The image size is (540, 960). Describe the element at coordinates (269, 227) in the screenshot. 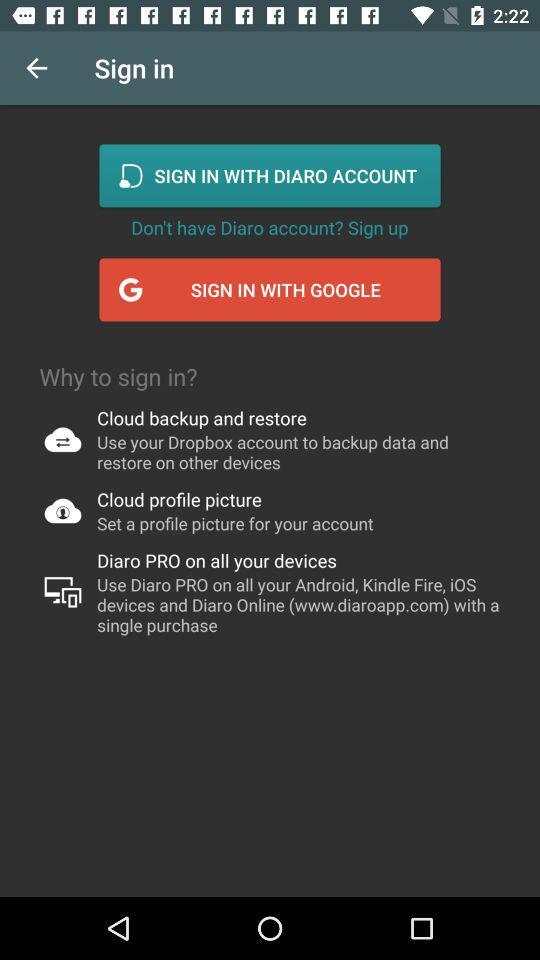

I see `the item above sign in with icon` at that location.